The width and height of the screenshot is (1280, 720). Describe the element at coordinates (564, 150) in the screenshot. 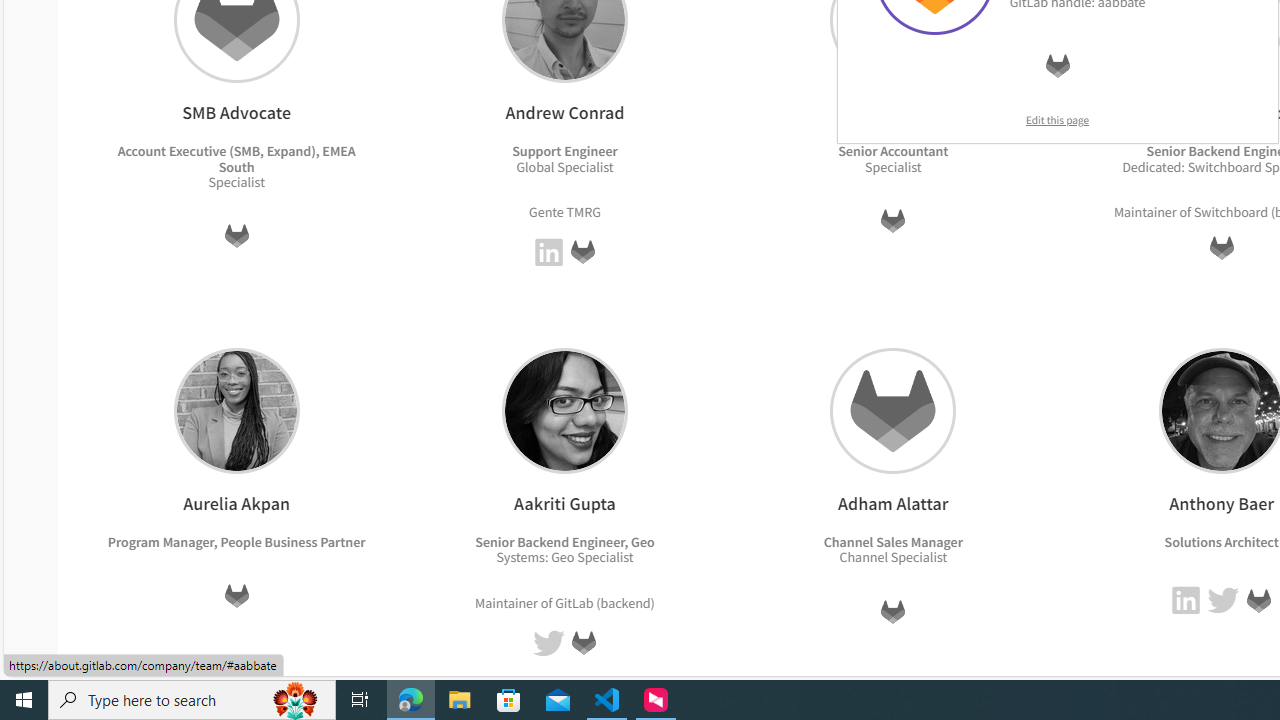

I see `'Support Engineer'` at that location.